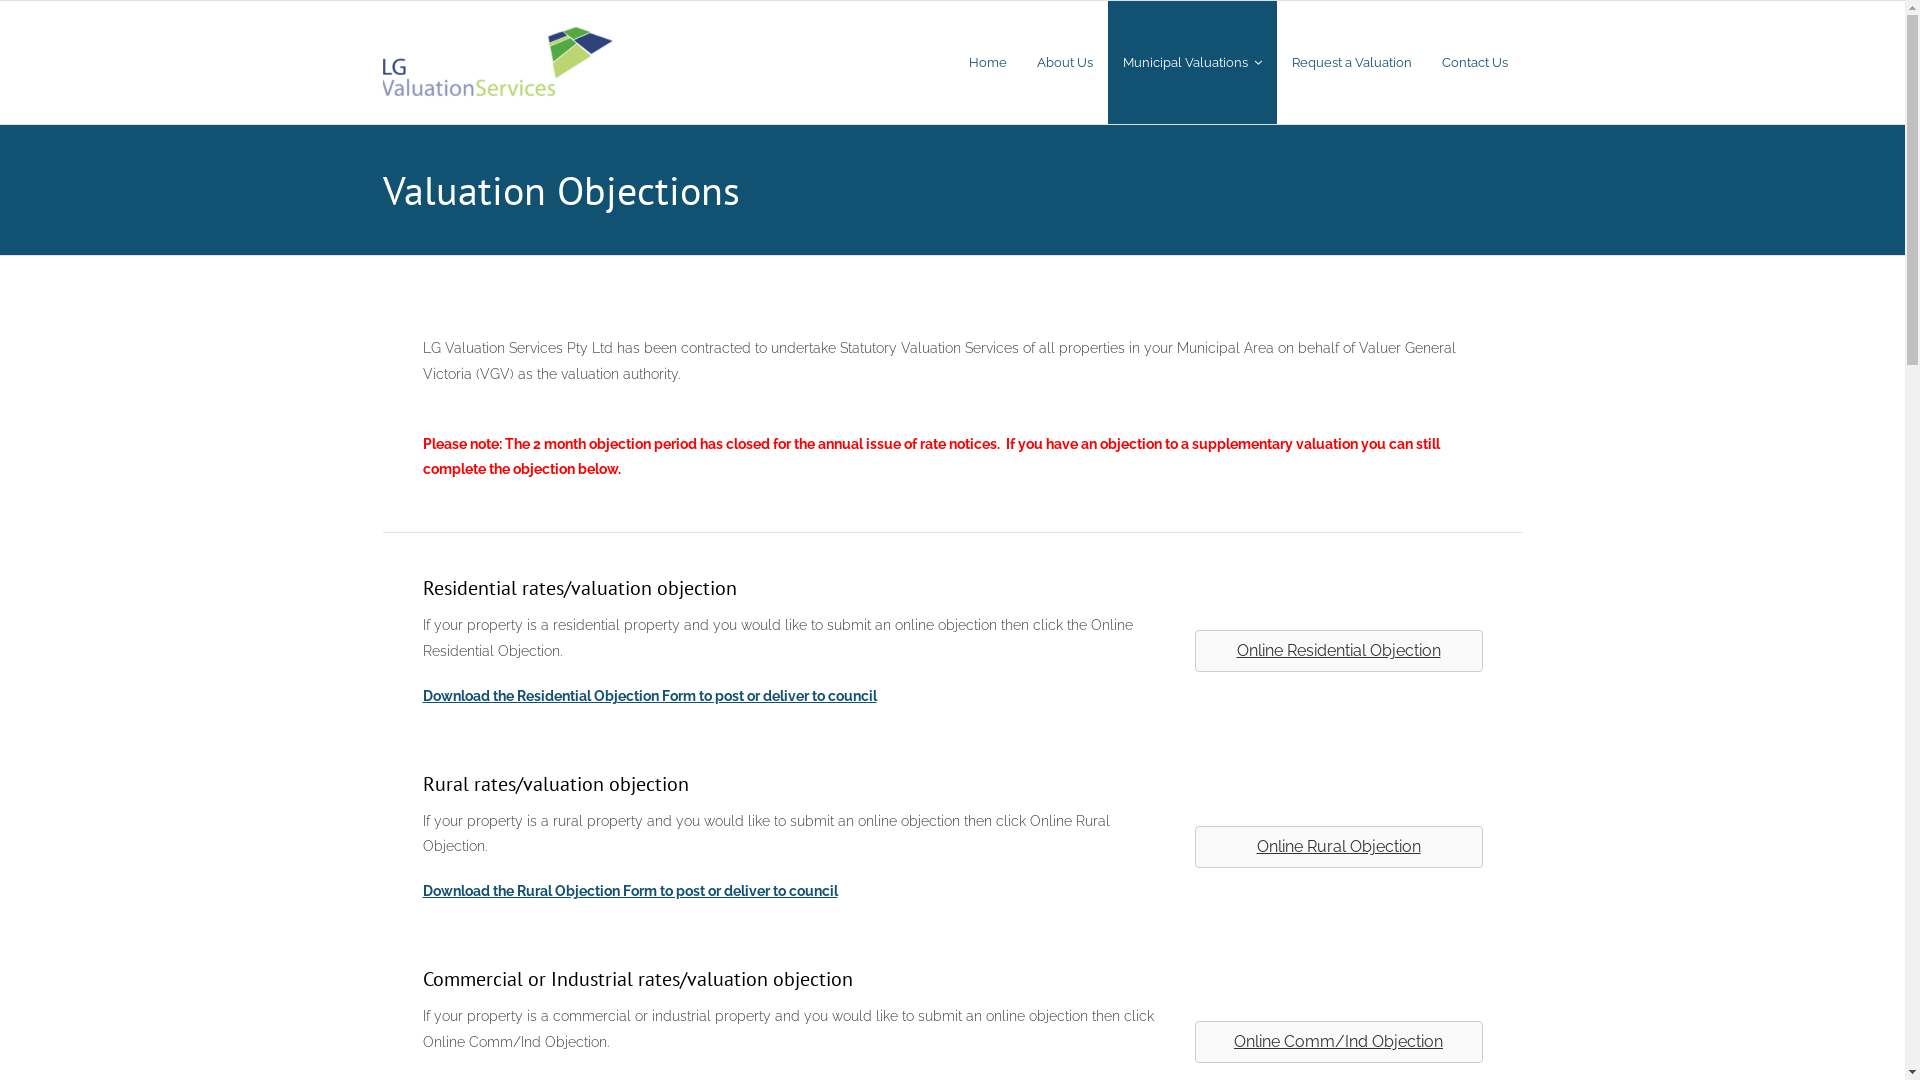 This screenshot has height=1080, width=1920. What do you see at coordinates (1275, 61) in the screenshot?
I see `'Request a Valuation'` at bounding box center [1275, 61].